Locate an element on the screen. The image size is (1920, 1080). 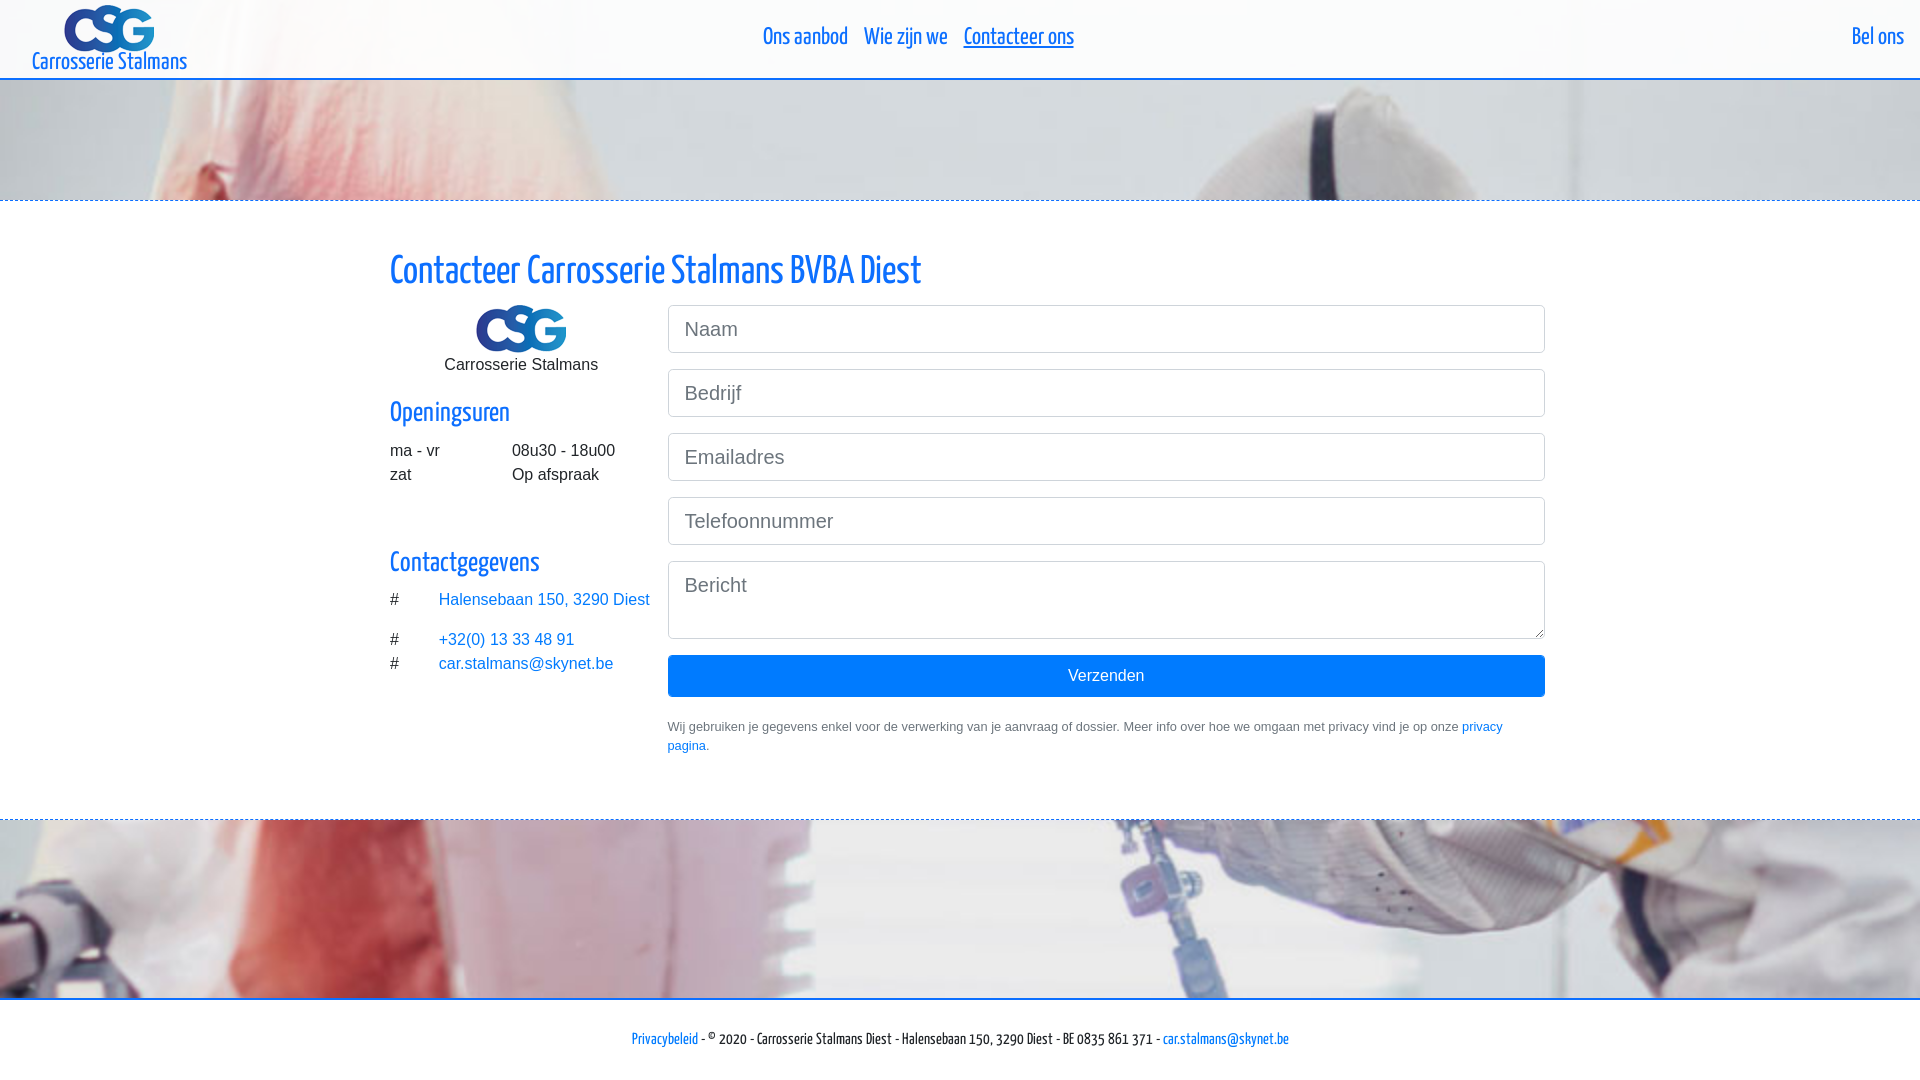
'Ons aanbod' is located at coordinates (752, 38).